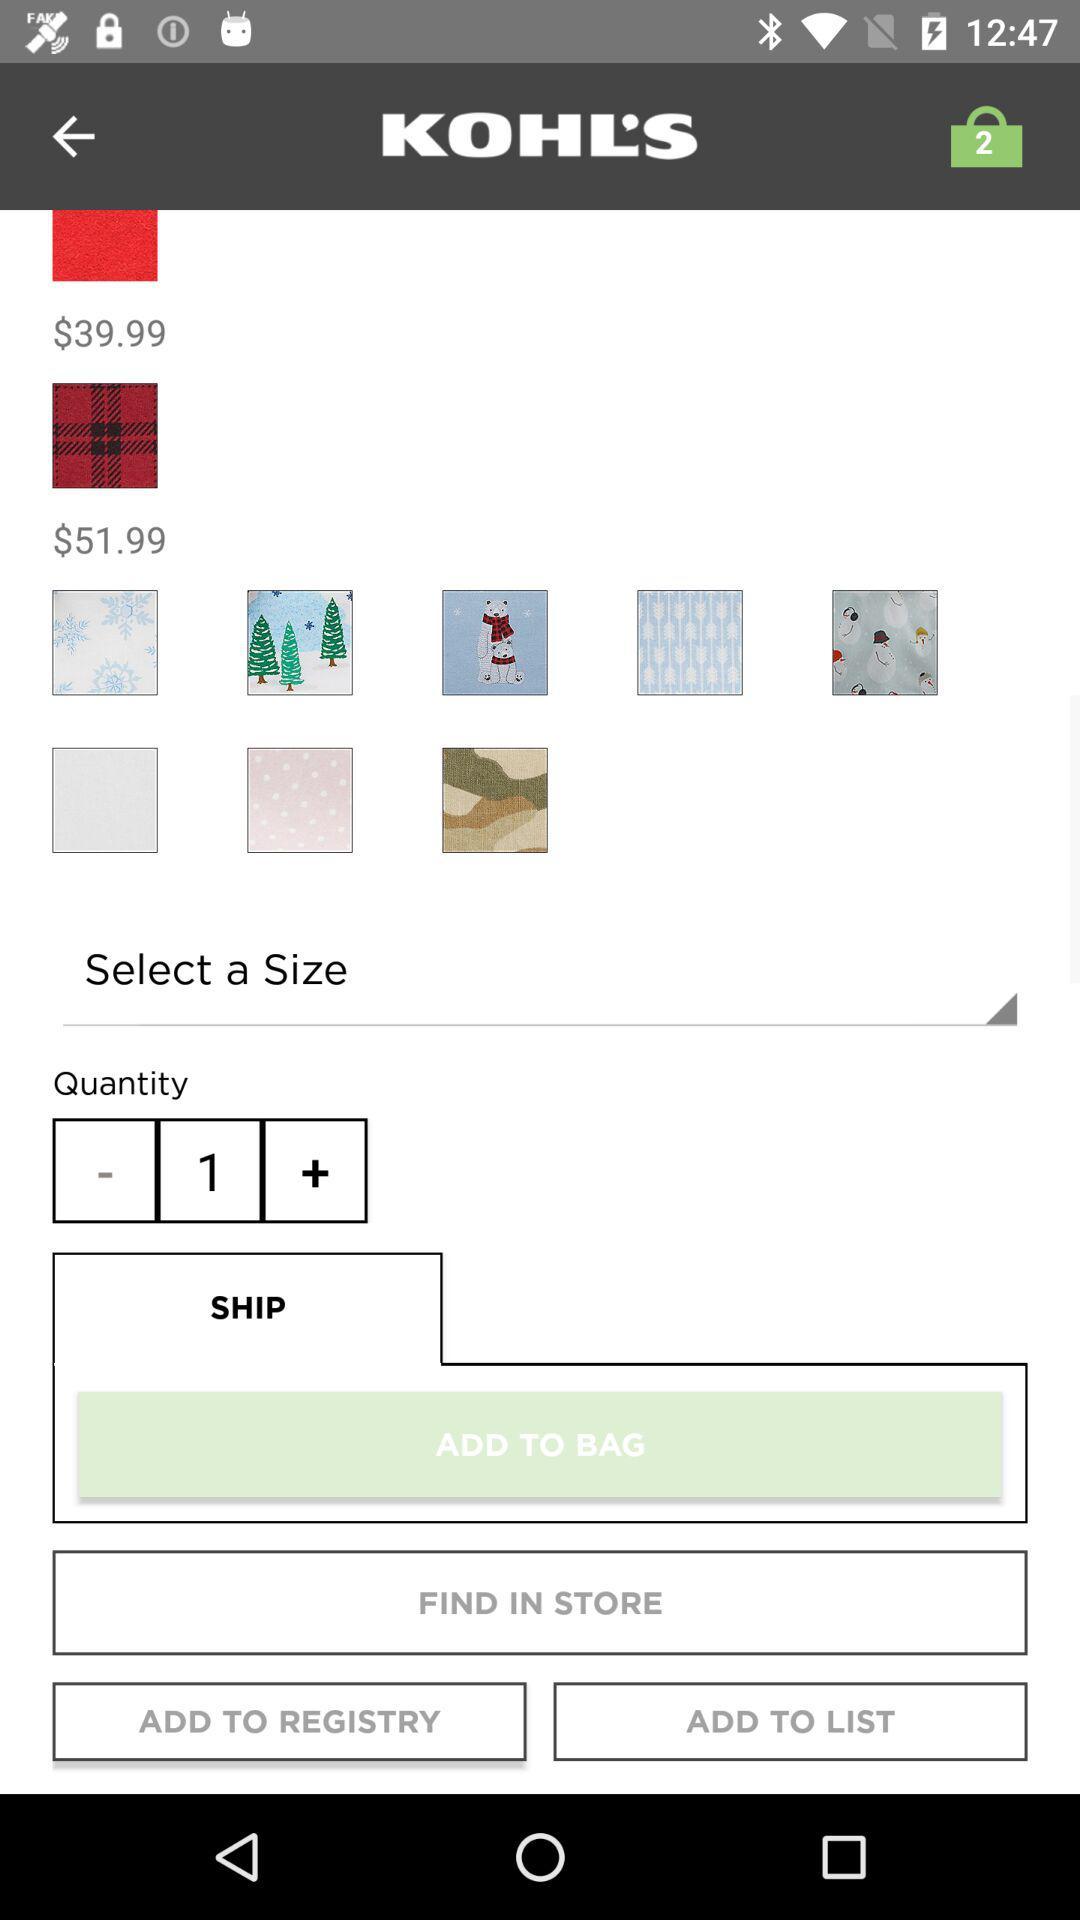 This screenshot has height=1920, width=1080. What do you see at coordinates (300, 800) in the screenshot?
I see `the close icon` at bounding box center [300, 800].